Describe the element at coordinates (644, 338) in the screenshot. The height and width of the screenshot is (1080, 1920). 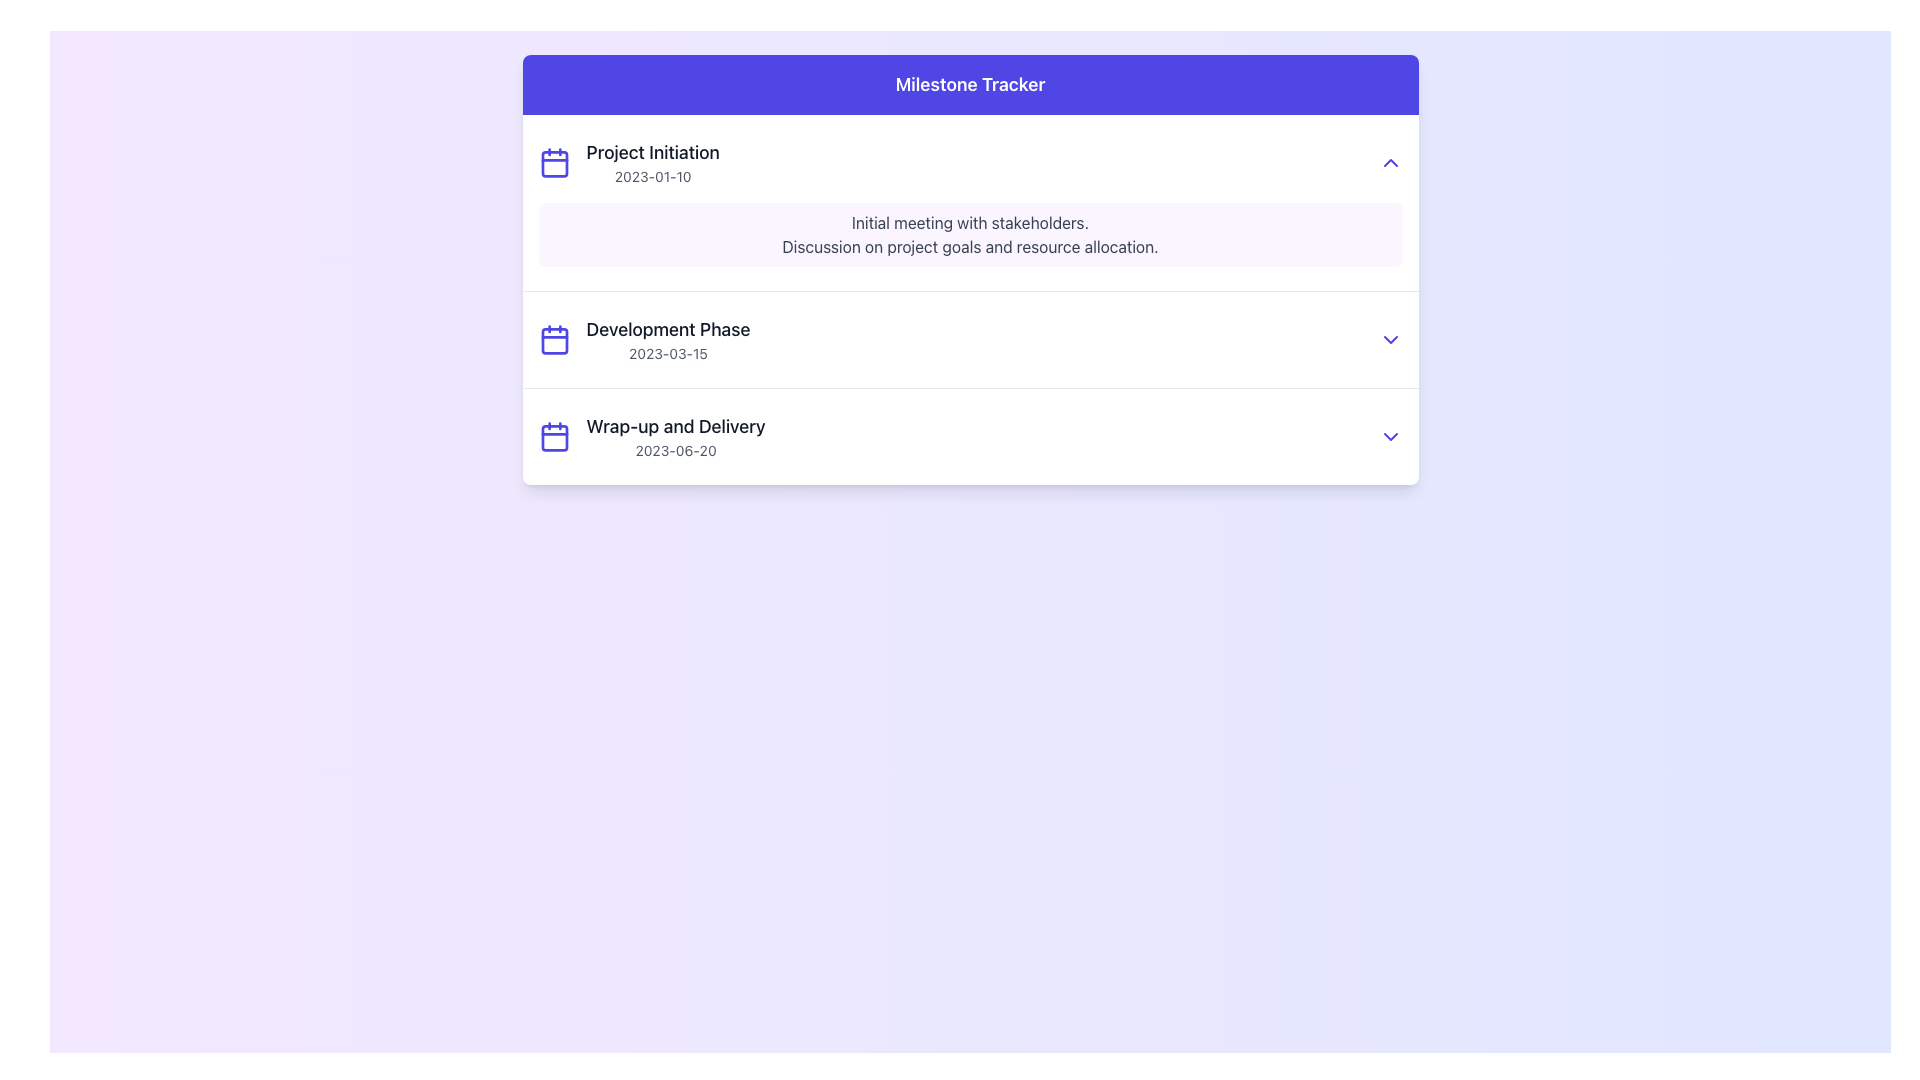
I see `to select the milestone marker for 'Development Phase' dated '2023-03-15', which is the second entry in the list of milestones` at that location.